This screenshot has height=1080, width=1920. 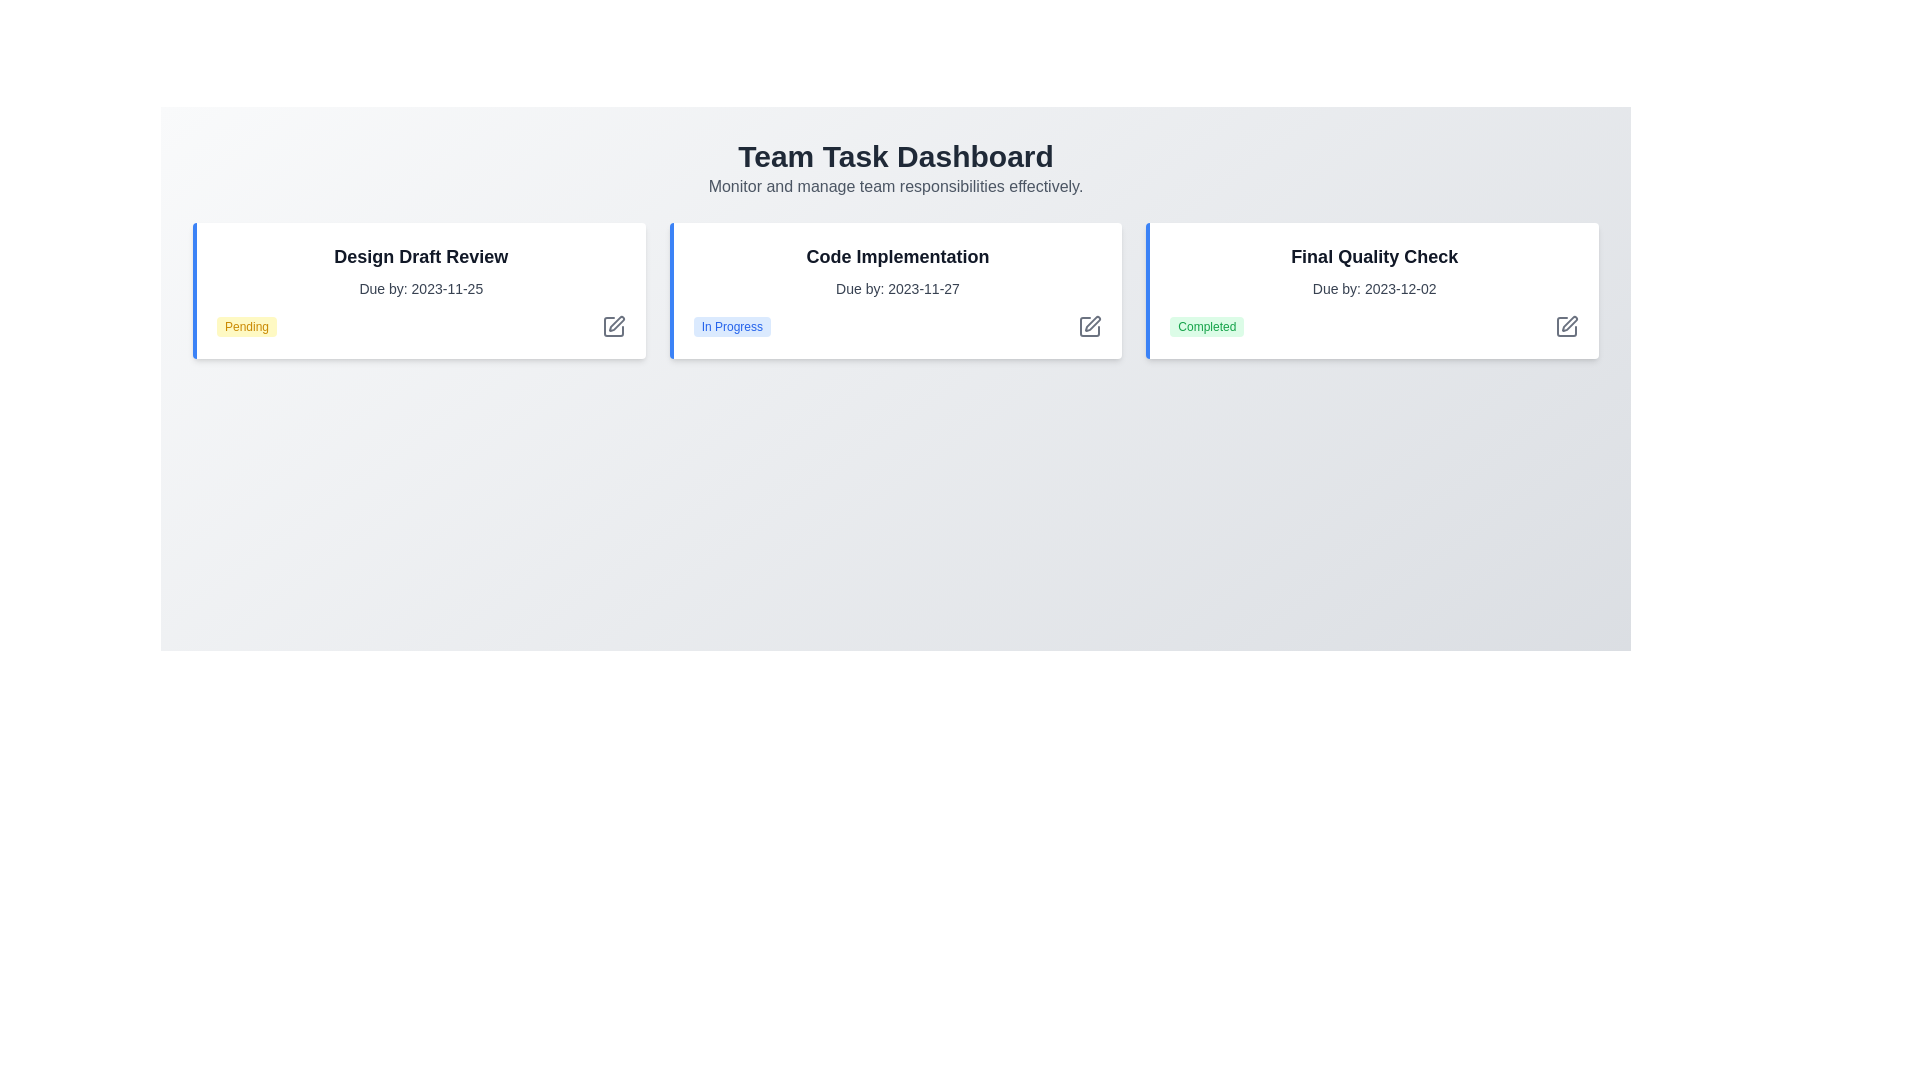 What do you see at coordinates (896, 326) in the screenshot?
I see `the 'In Progress' status tag located at the lower section of the 'Code Implementation' card, aligned to the left side` at bounding box center [896, 326].